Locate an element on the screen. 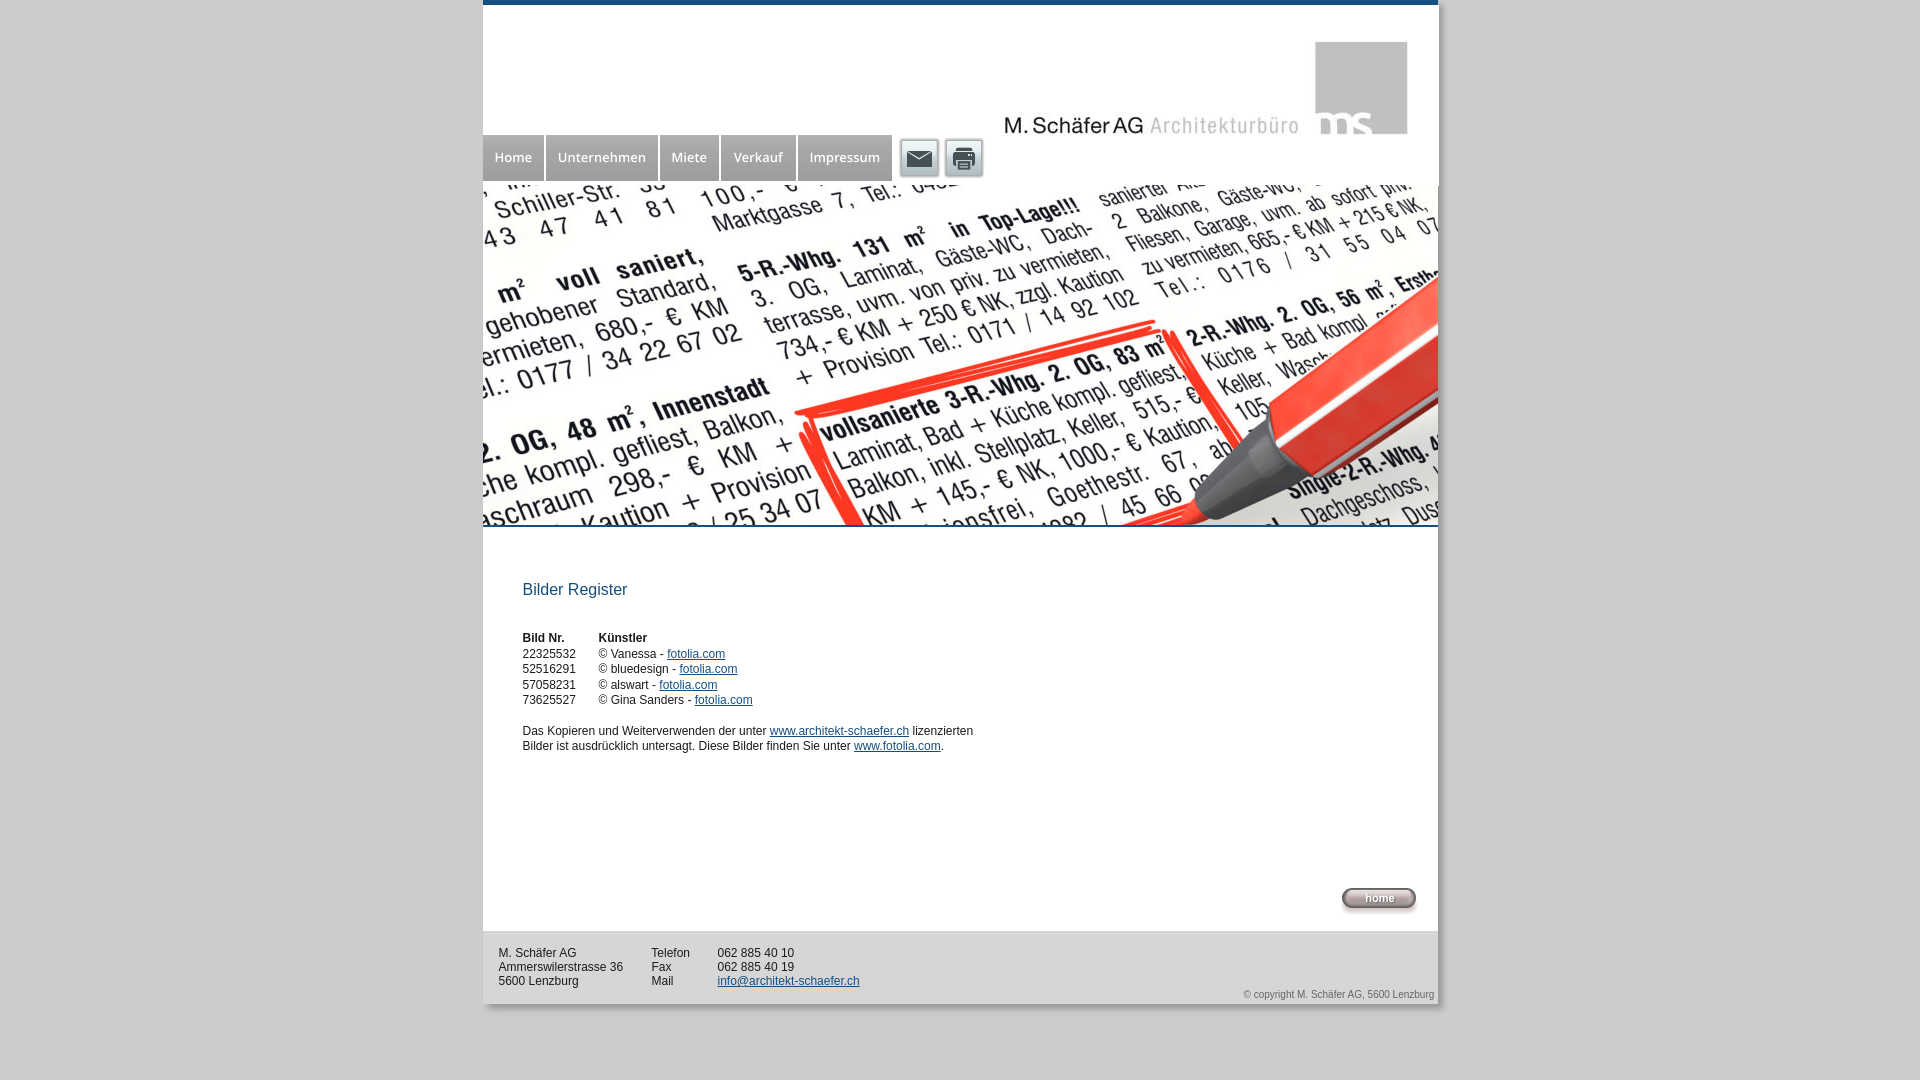  'www.architekt-schaefer.ch' is located at coordinates (839, 731).